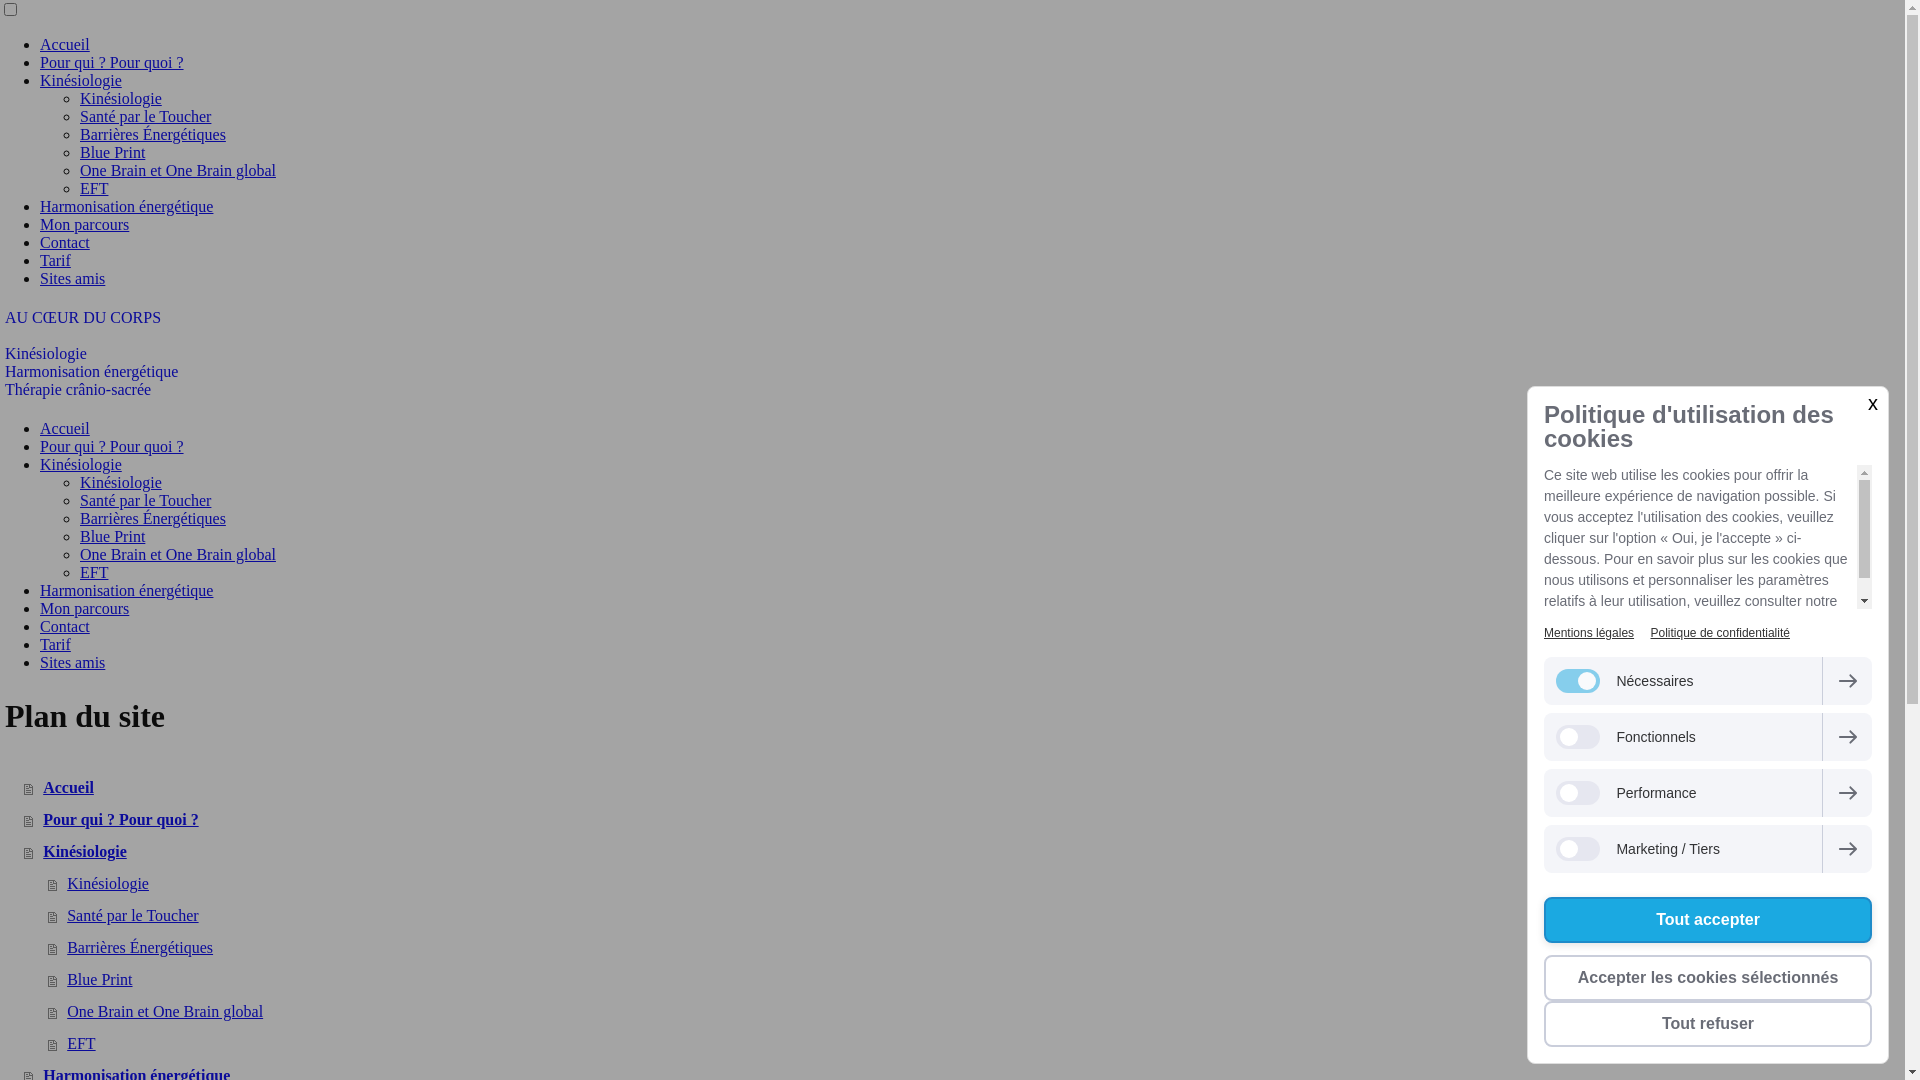  Describe the element at coordinates (65, 625) in the screenshot. I see `'Contact'` at that location.